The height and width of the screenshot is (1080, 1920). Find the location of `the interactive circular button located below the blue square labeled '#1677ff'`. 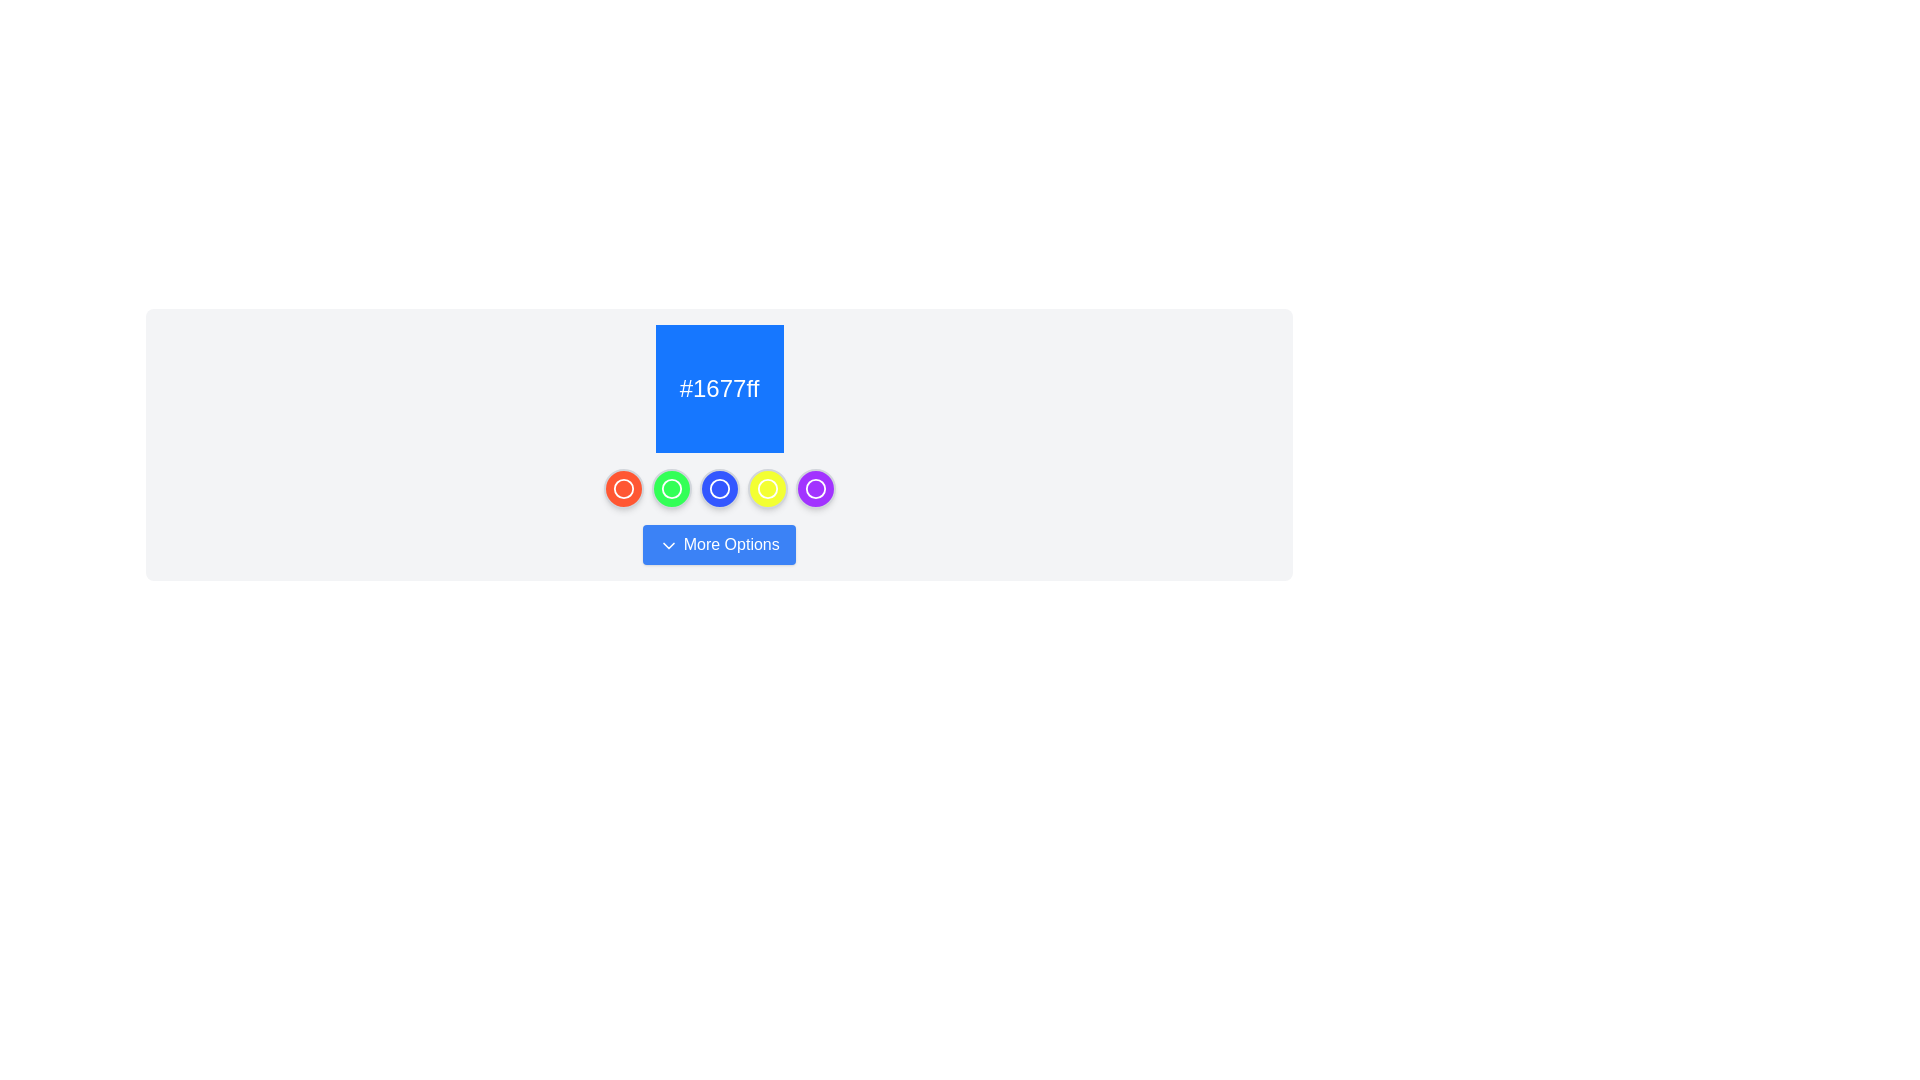

the interactive circular button located below the blue square labeled '#1677ff' is located at coordinates (719, 489).